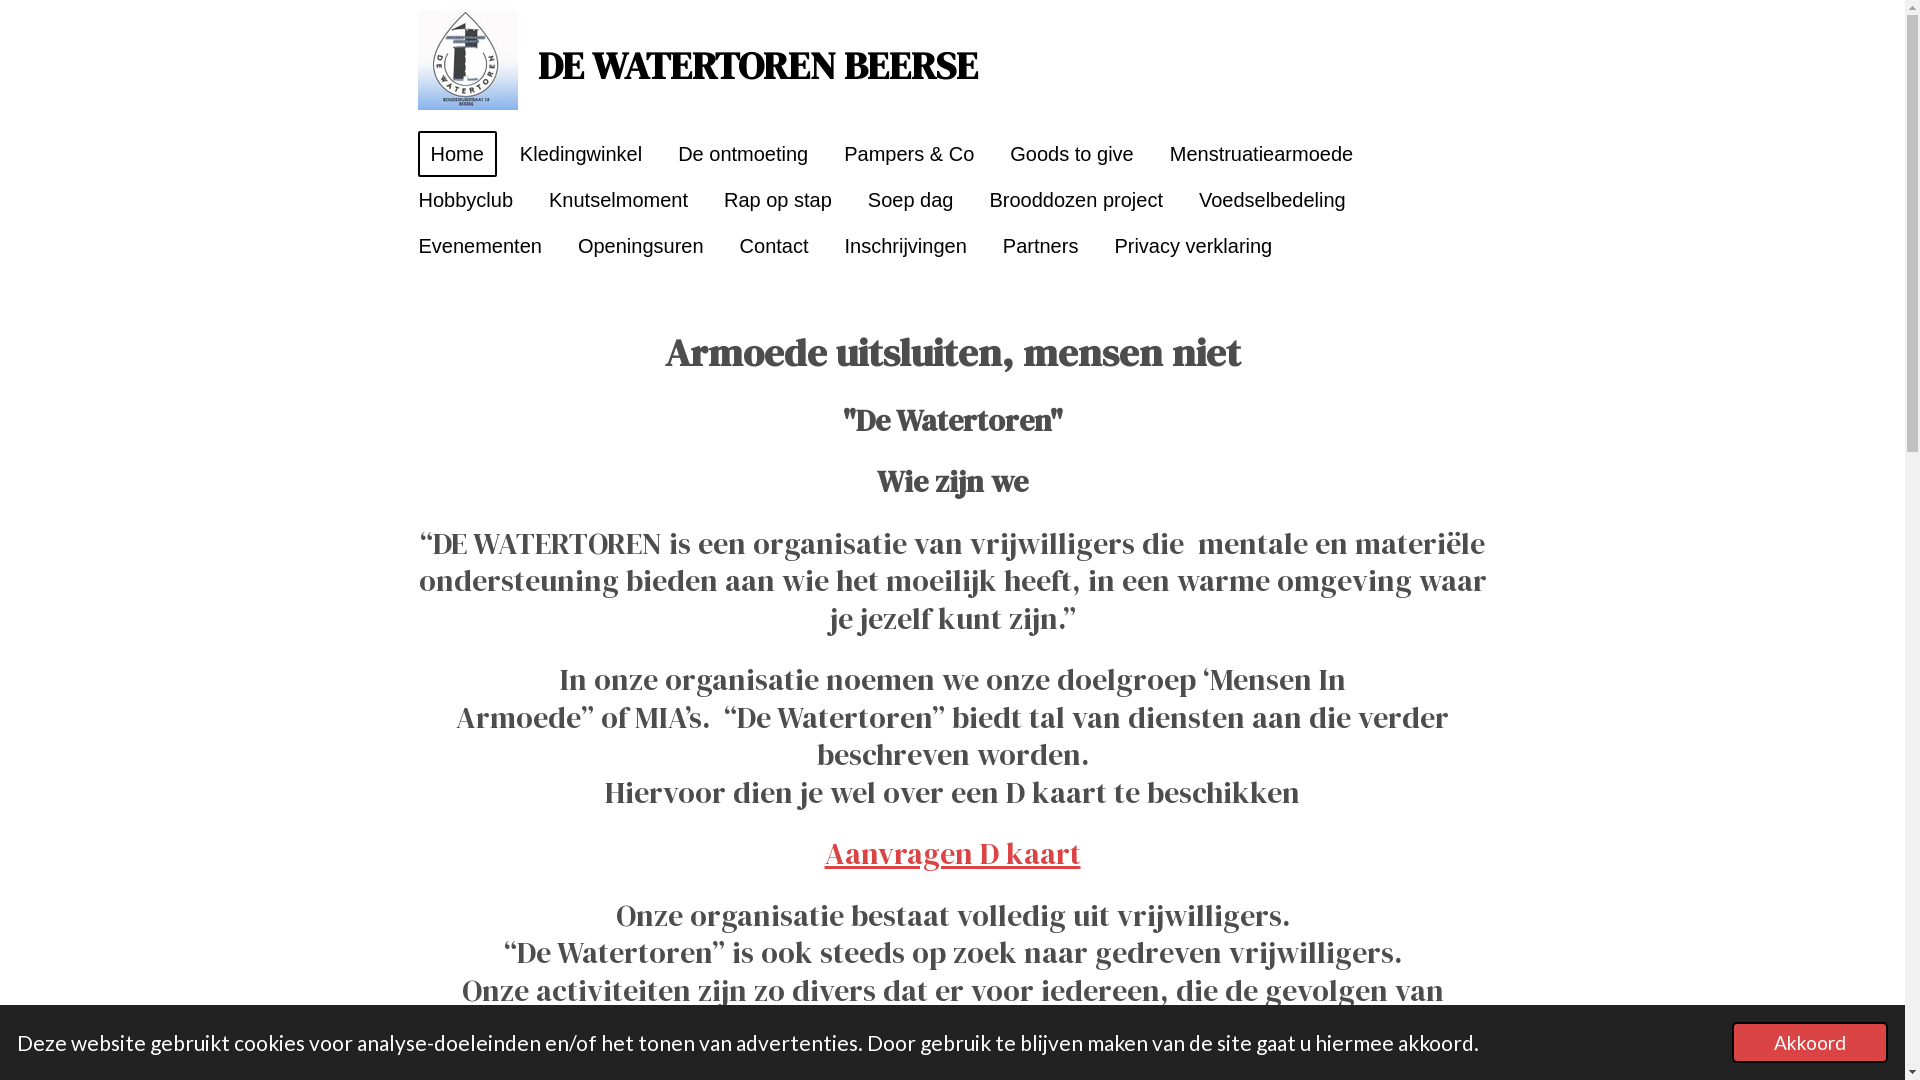  I want to click on 'Partners', so click(1040, 245).